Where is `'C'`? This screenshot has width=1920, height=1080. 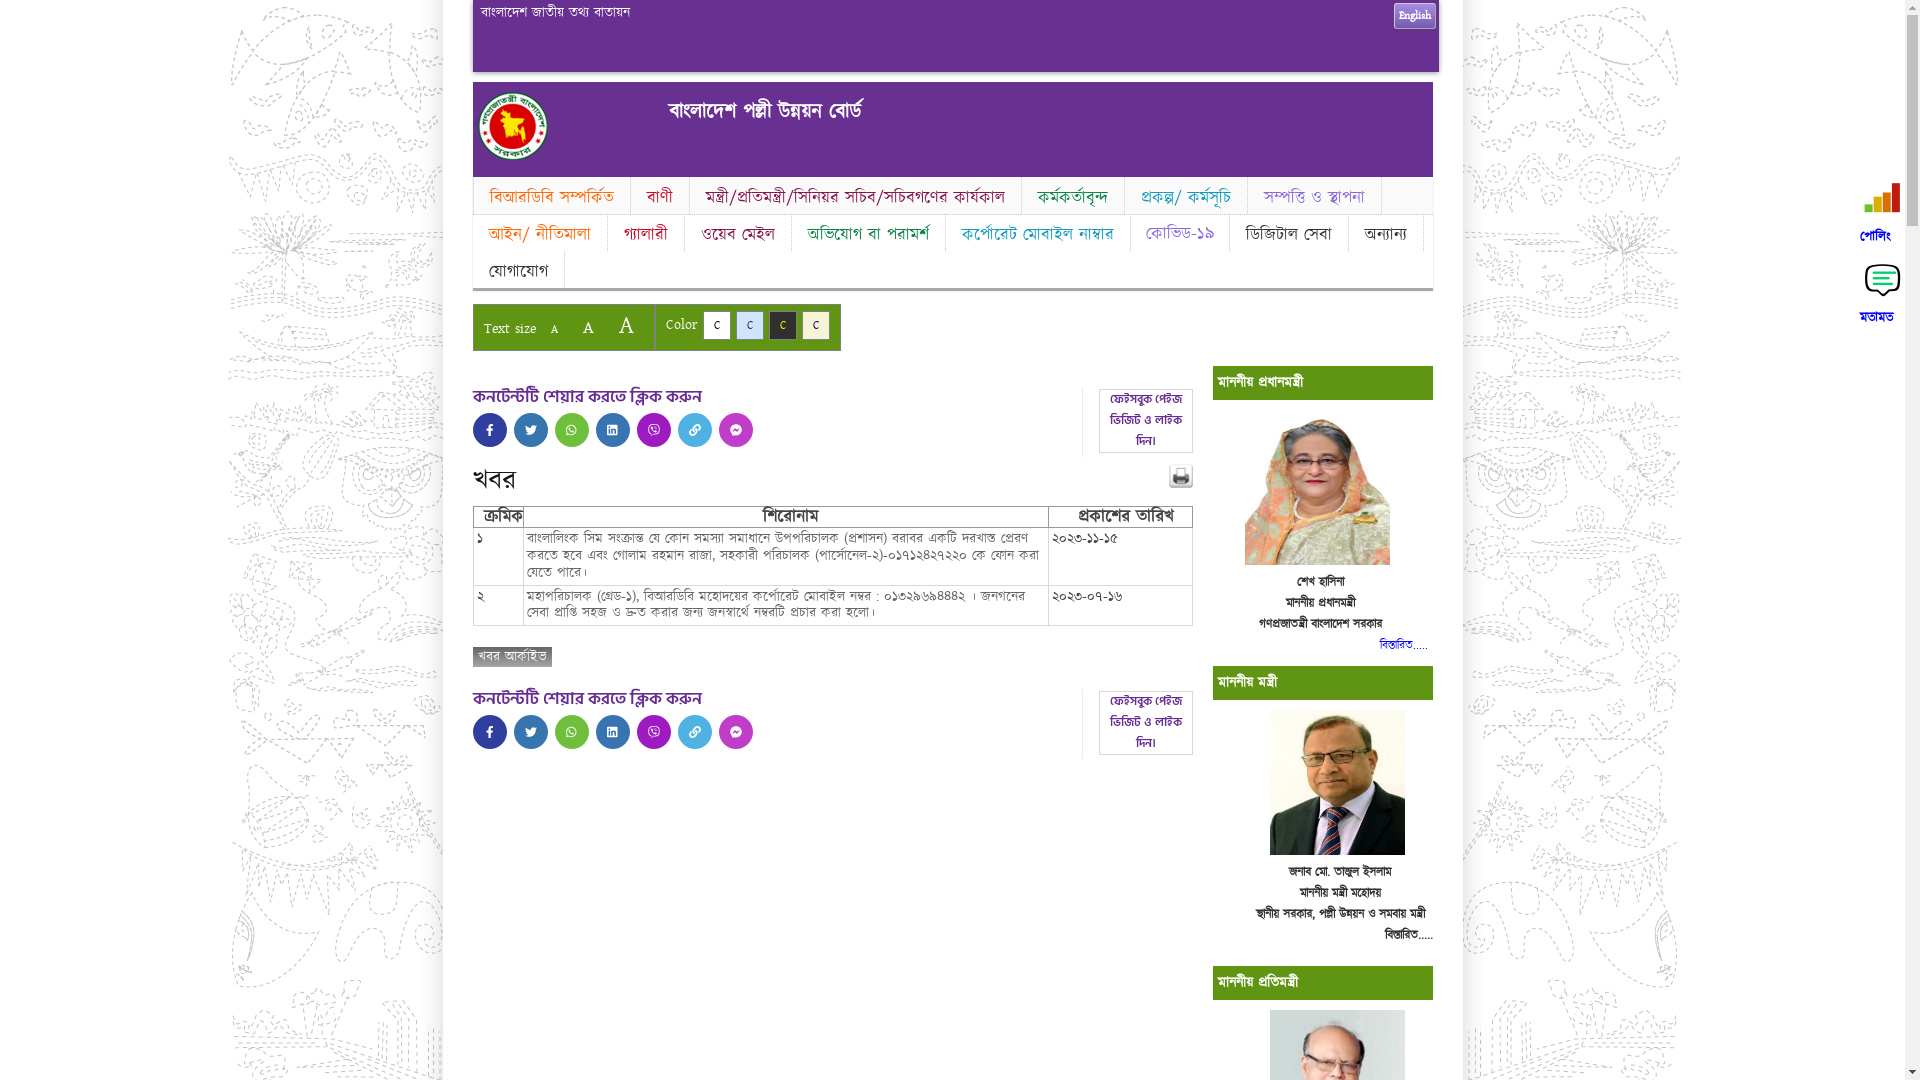
'C' is located at coordinates (748, 324).